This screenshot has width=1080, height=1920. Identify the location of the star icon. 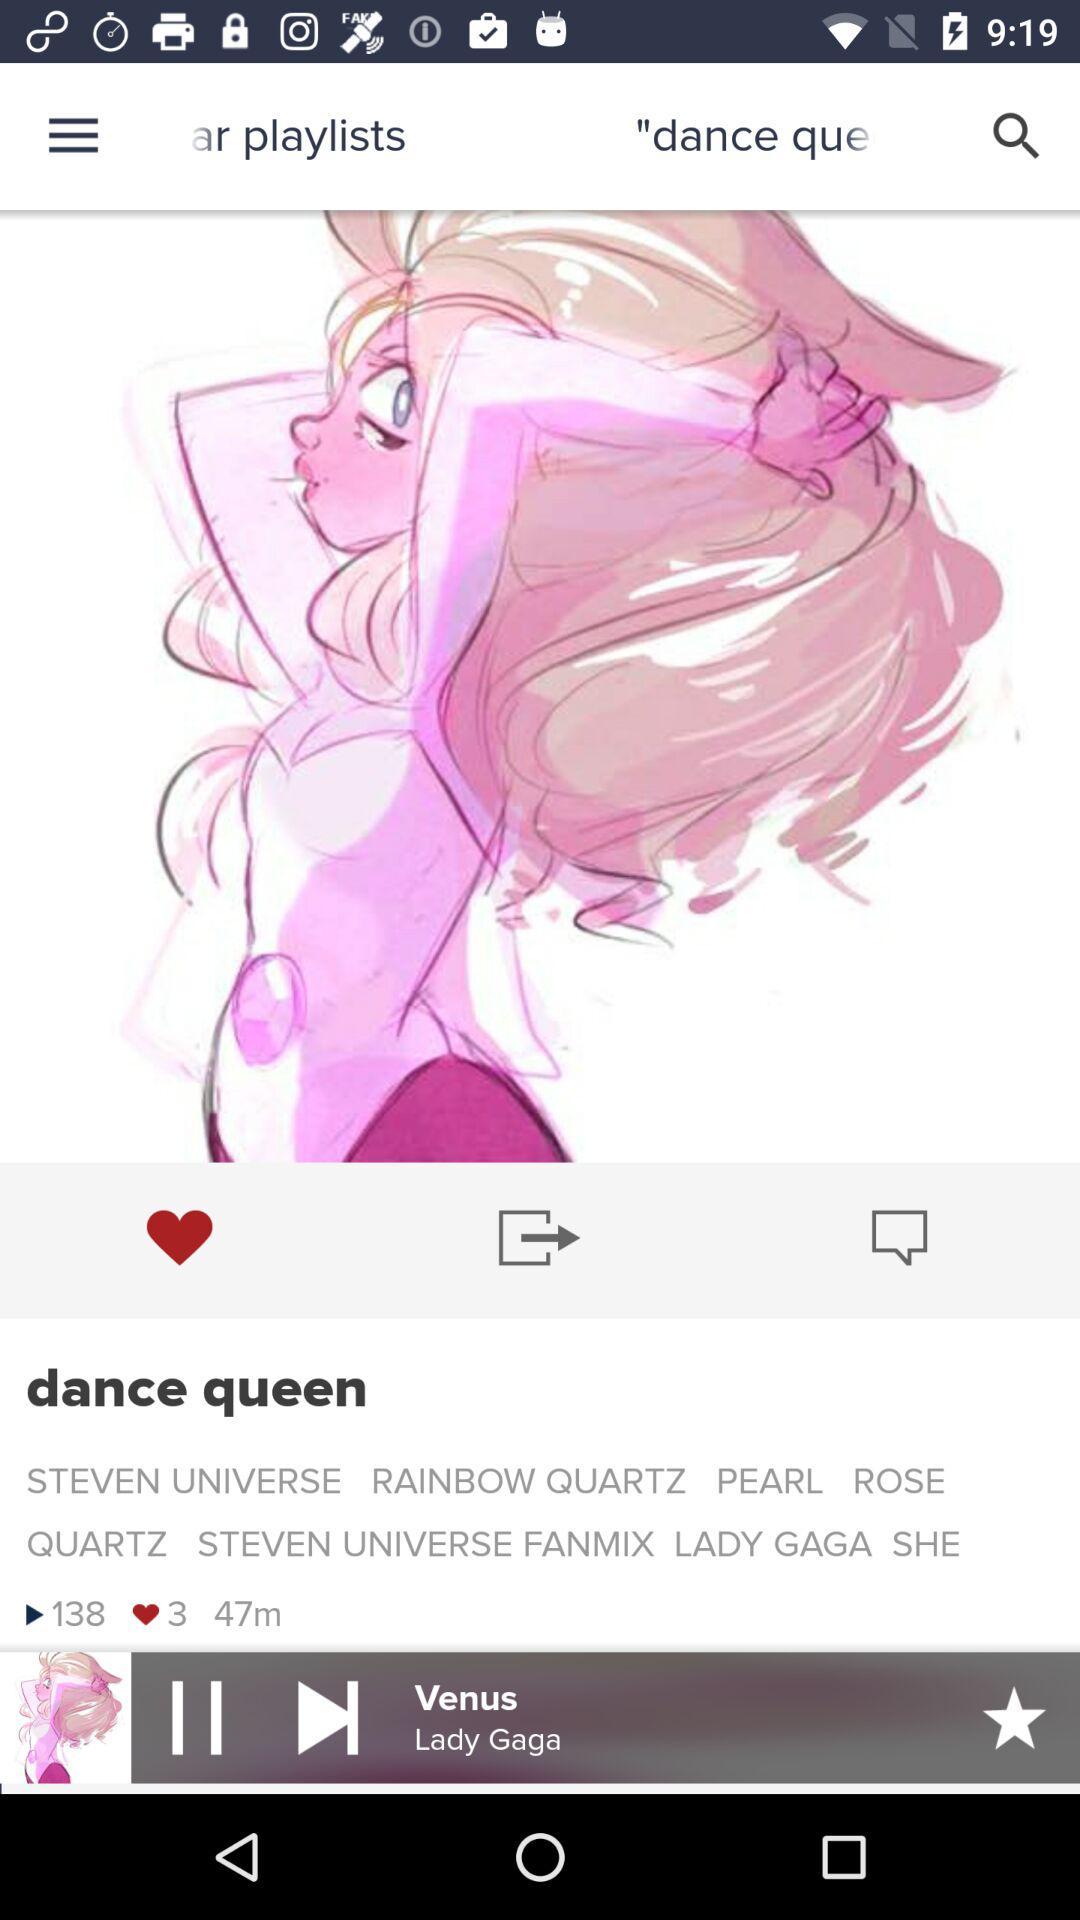
(1014, 1716).